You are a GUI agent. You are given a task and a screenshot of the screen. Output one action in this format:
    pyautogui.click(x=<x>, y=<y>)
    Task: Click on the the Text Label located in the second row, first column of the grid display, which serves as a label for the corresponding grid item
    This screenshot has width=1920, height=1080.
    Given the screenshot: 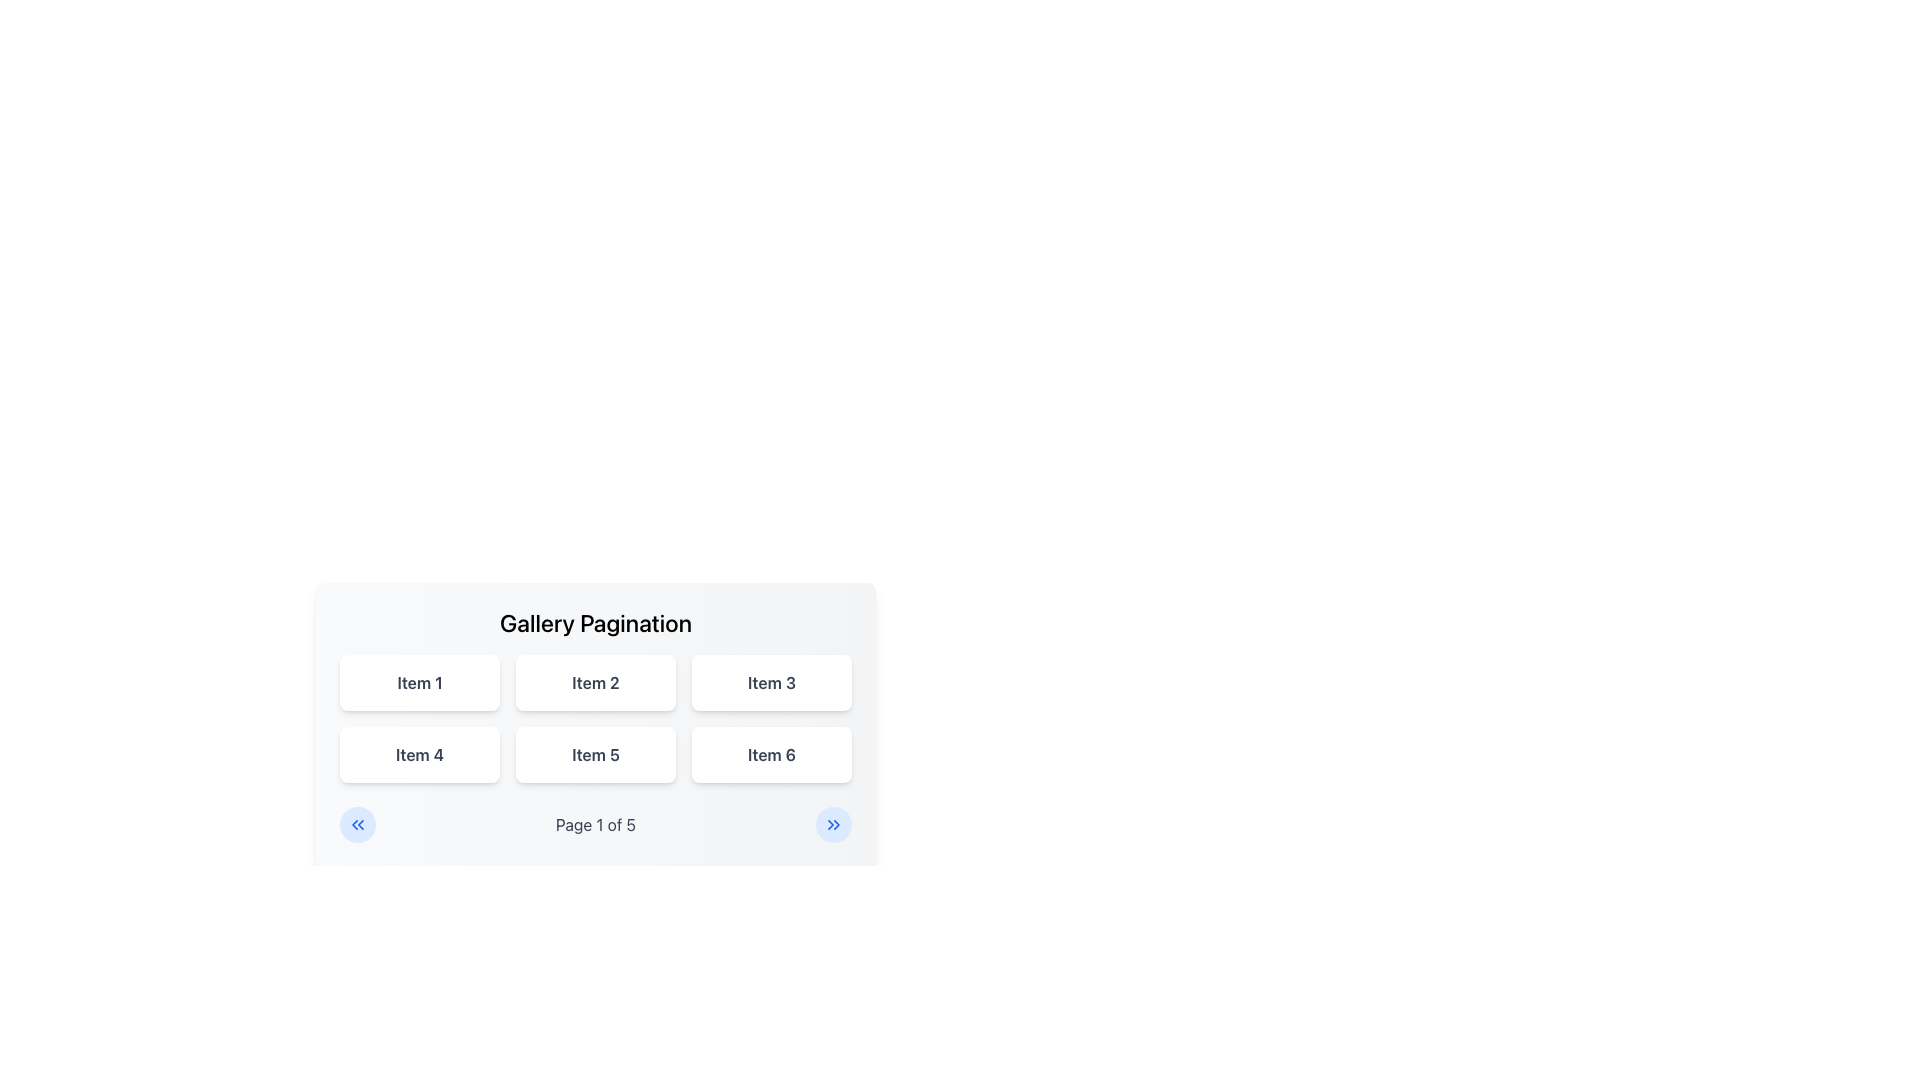 What is the action you would take?
    pyautogui.click(x=419, y=755)
    